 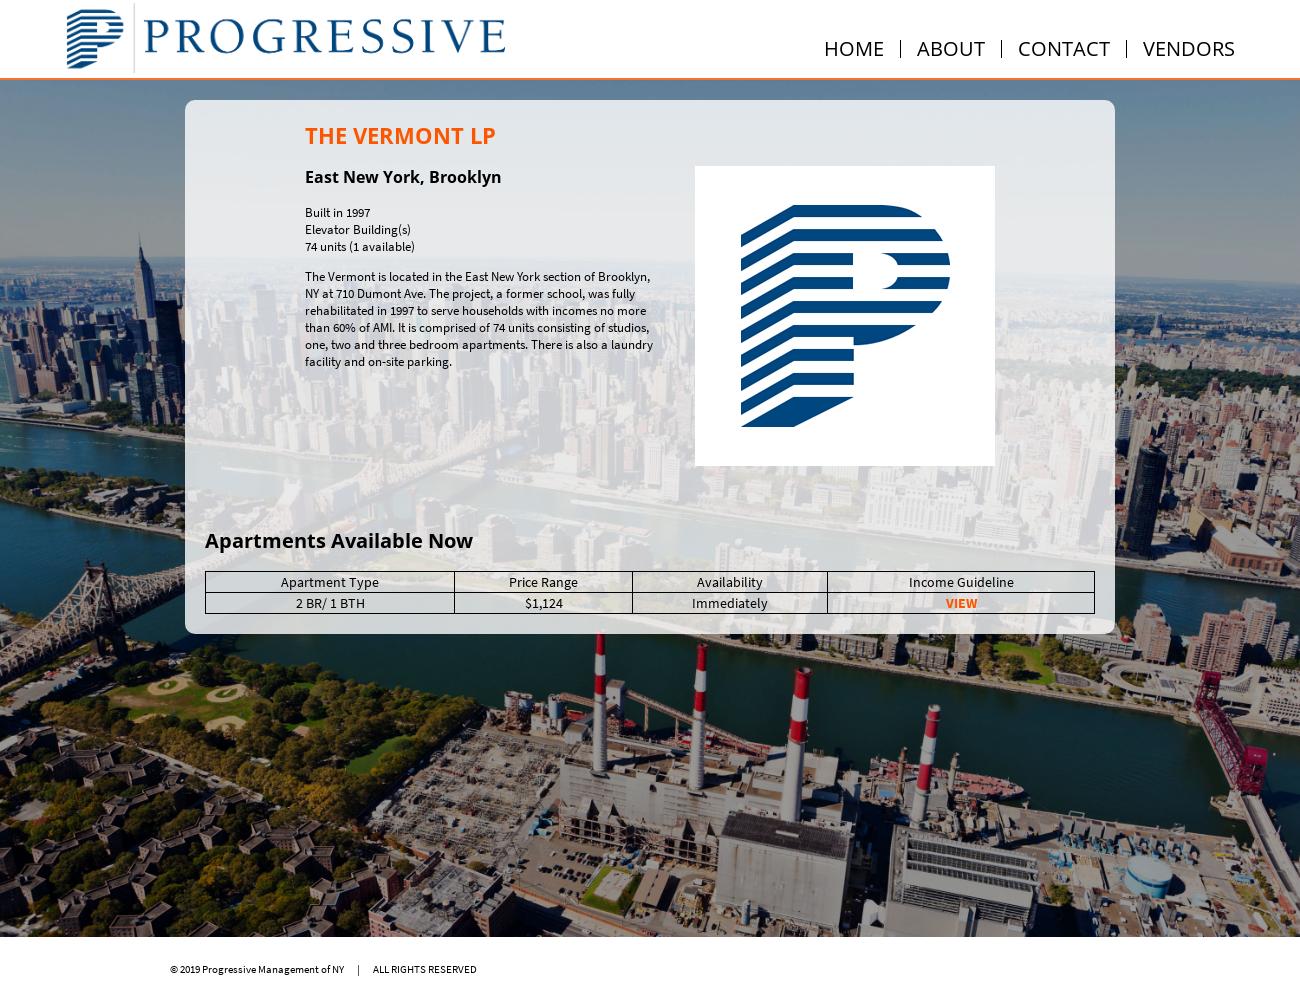 What do you see at coordinates (944, 602) in the screenshot?
I see `'VIEW'` at bounding box center [944, 602].